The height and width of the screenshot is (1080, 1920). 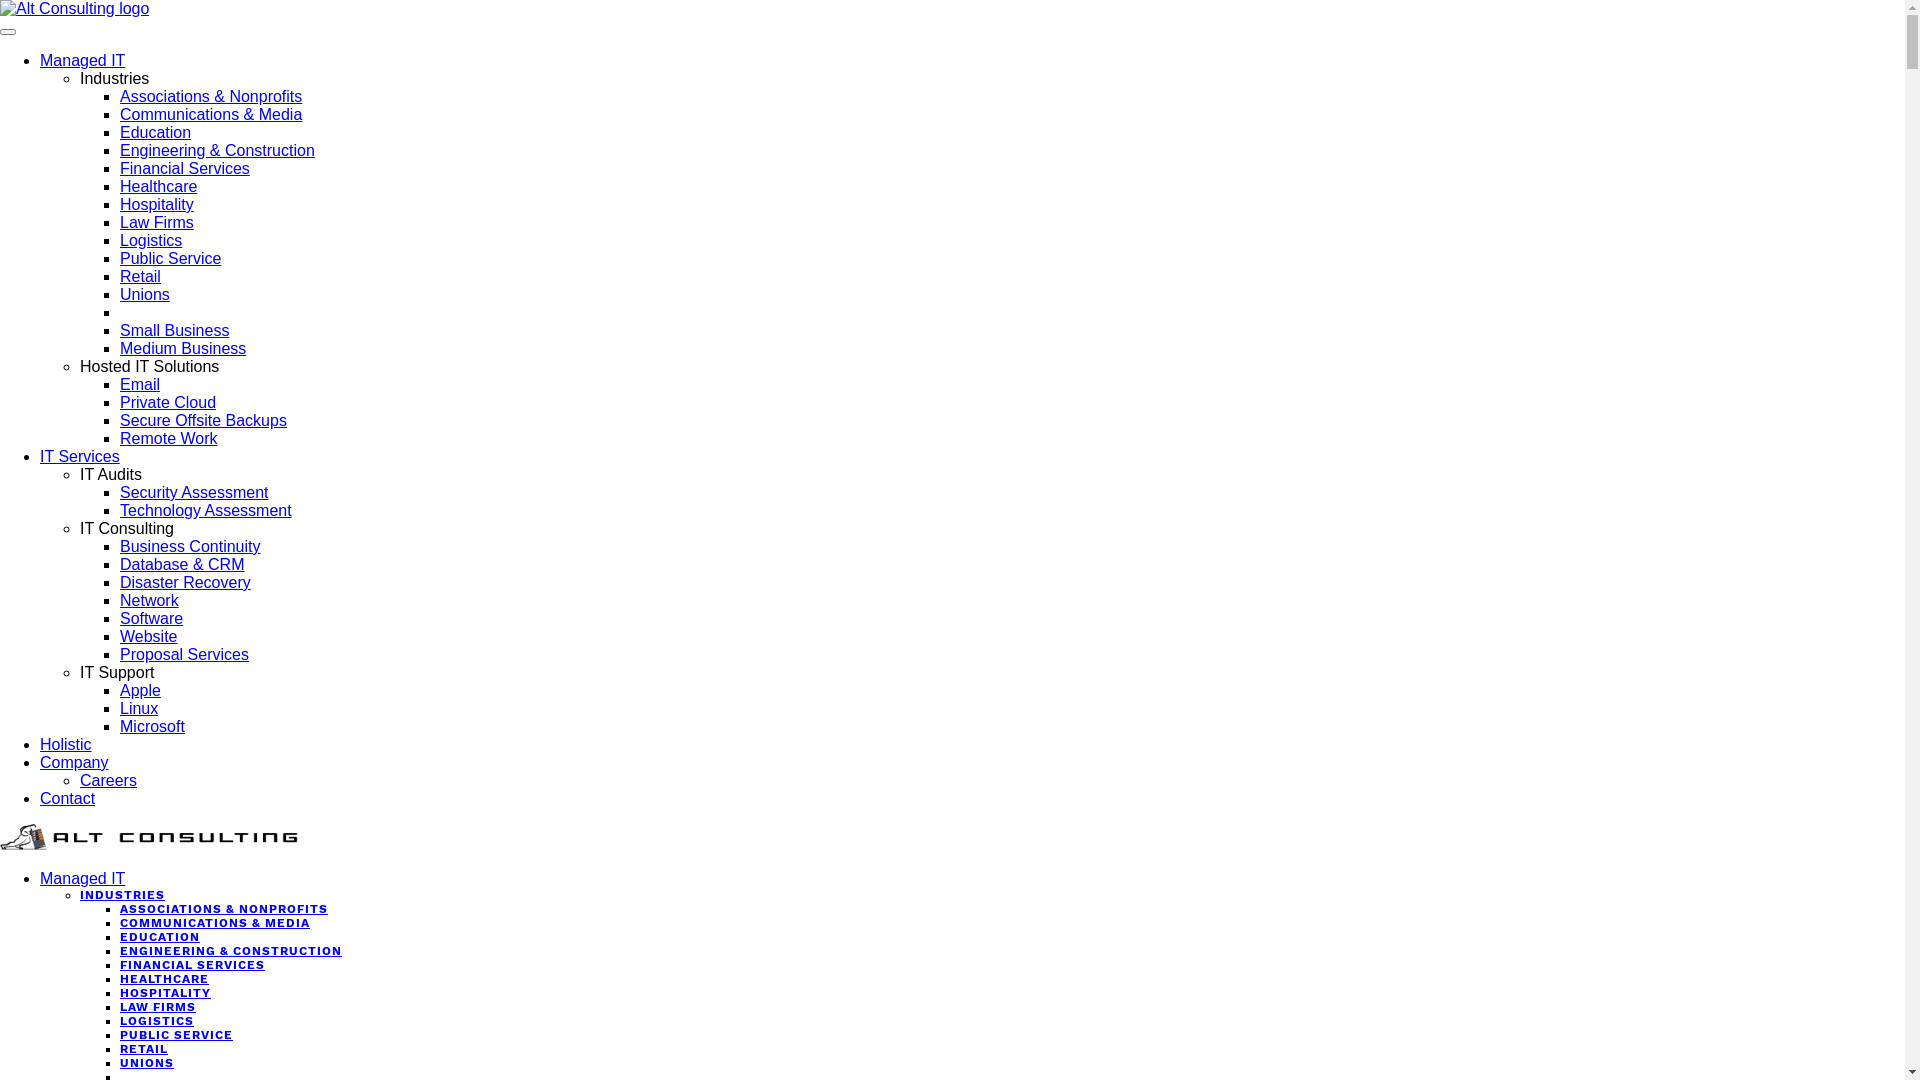 I want to click on 'Private Cloud', so click(x=168, y=402).